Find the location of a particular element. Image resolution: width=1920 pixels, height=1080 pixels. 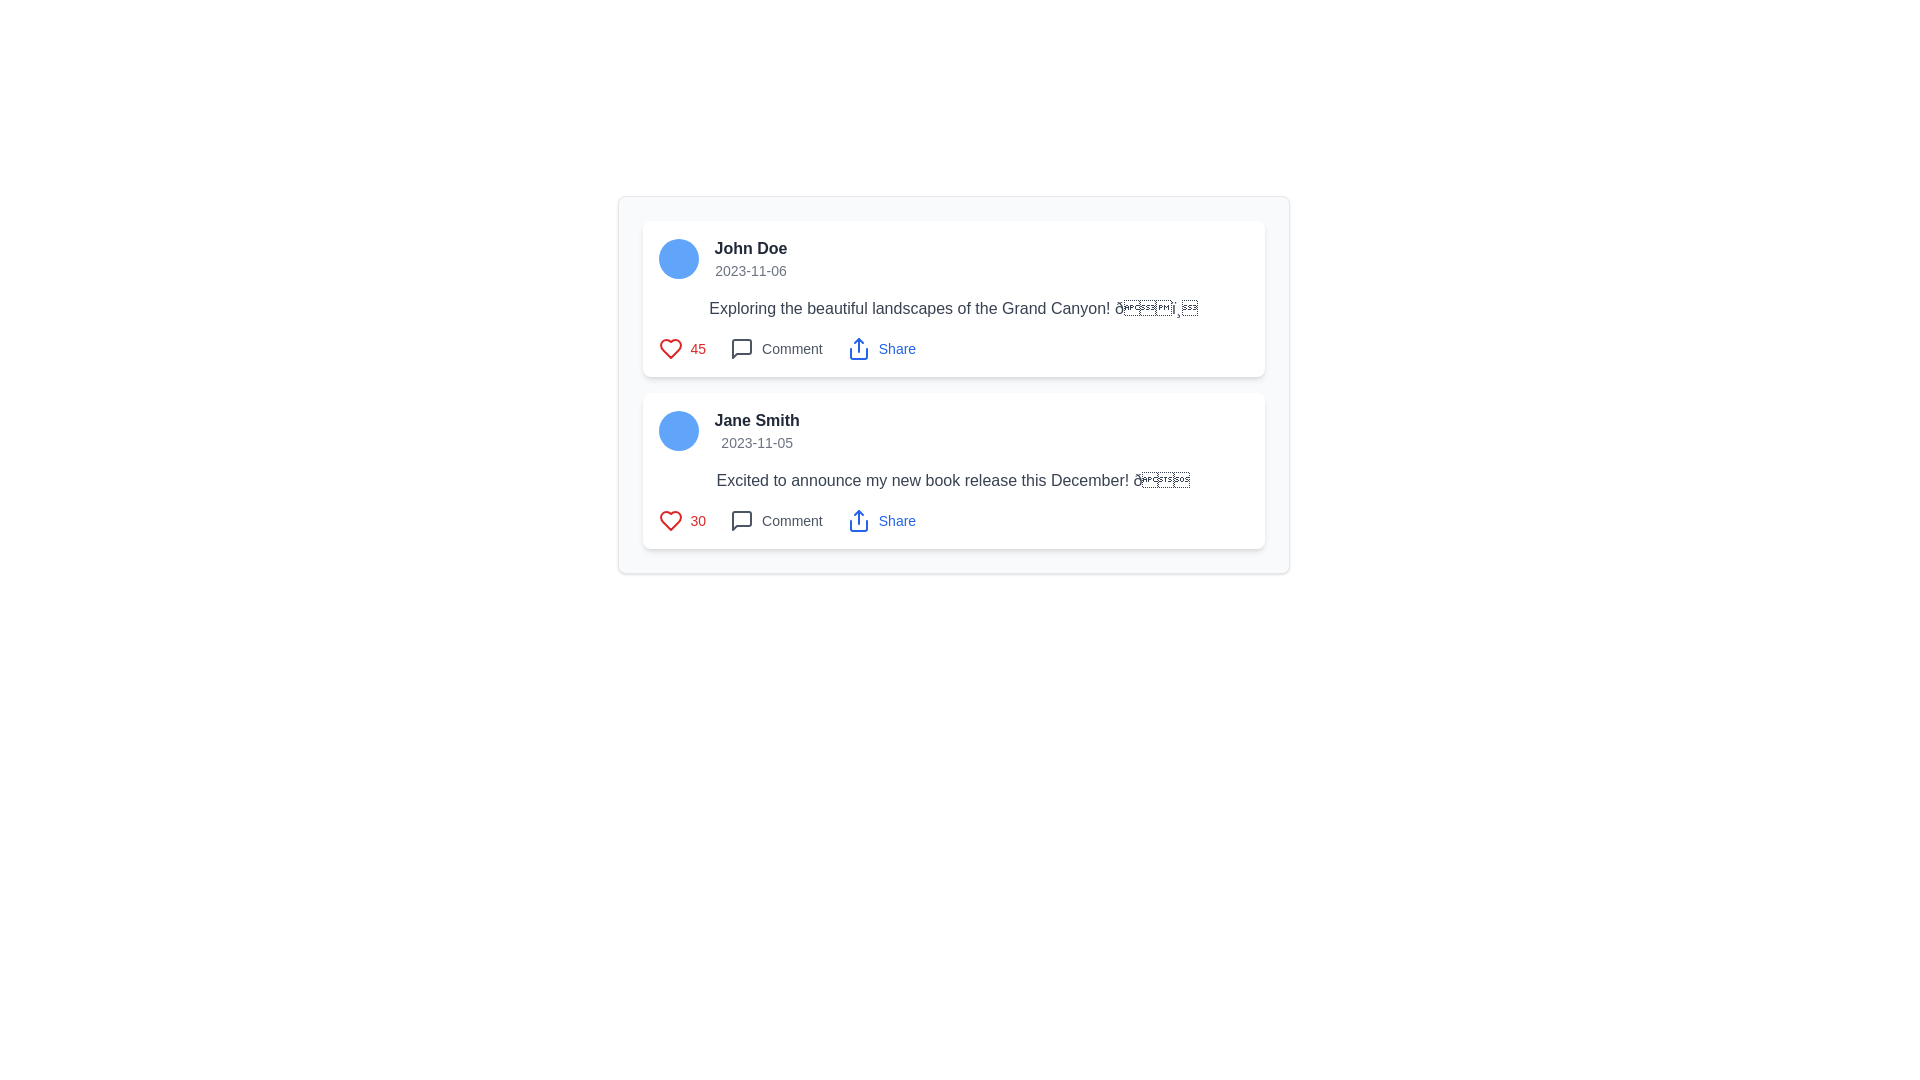

the text label displaying 'Share' in blue color, located at the bottom-right of Jane Smith's post, adjacent to the share icon is located at coordinates (896, 519).